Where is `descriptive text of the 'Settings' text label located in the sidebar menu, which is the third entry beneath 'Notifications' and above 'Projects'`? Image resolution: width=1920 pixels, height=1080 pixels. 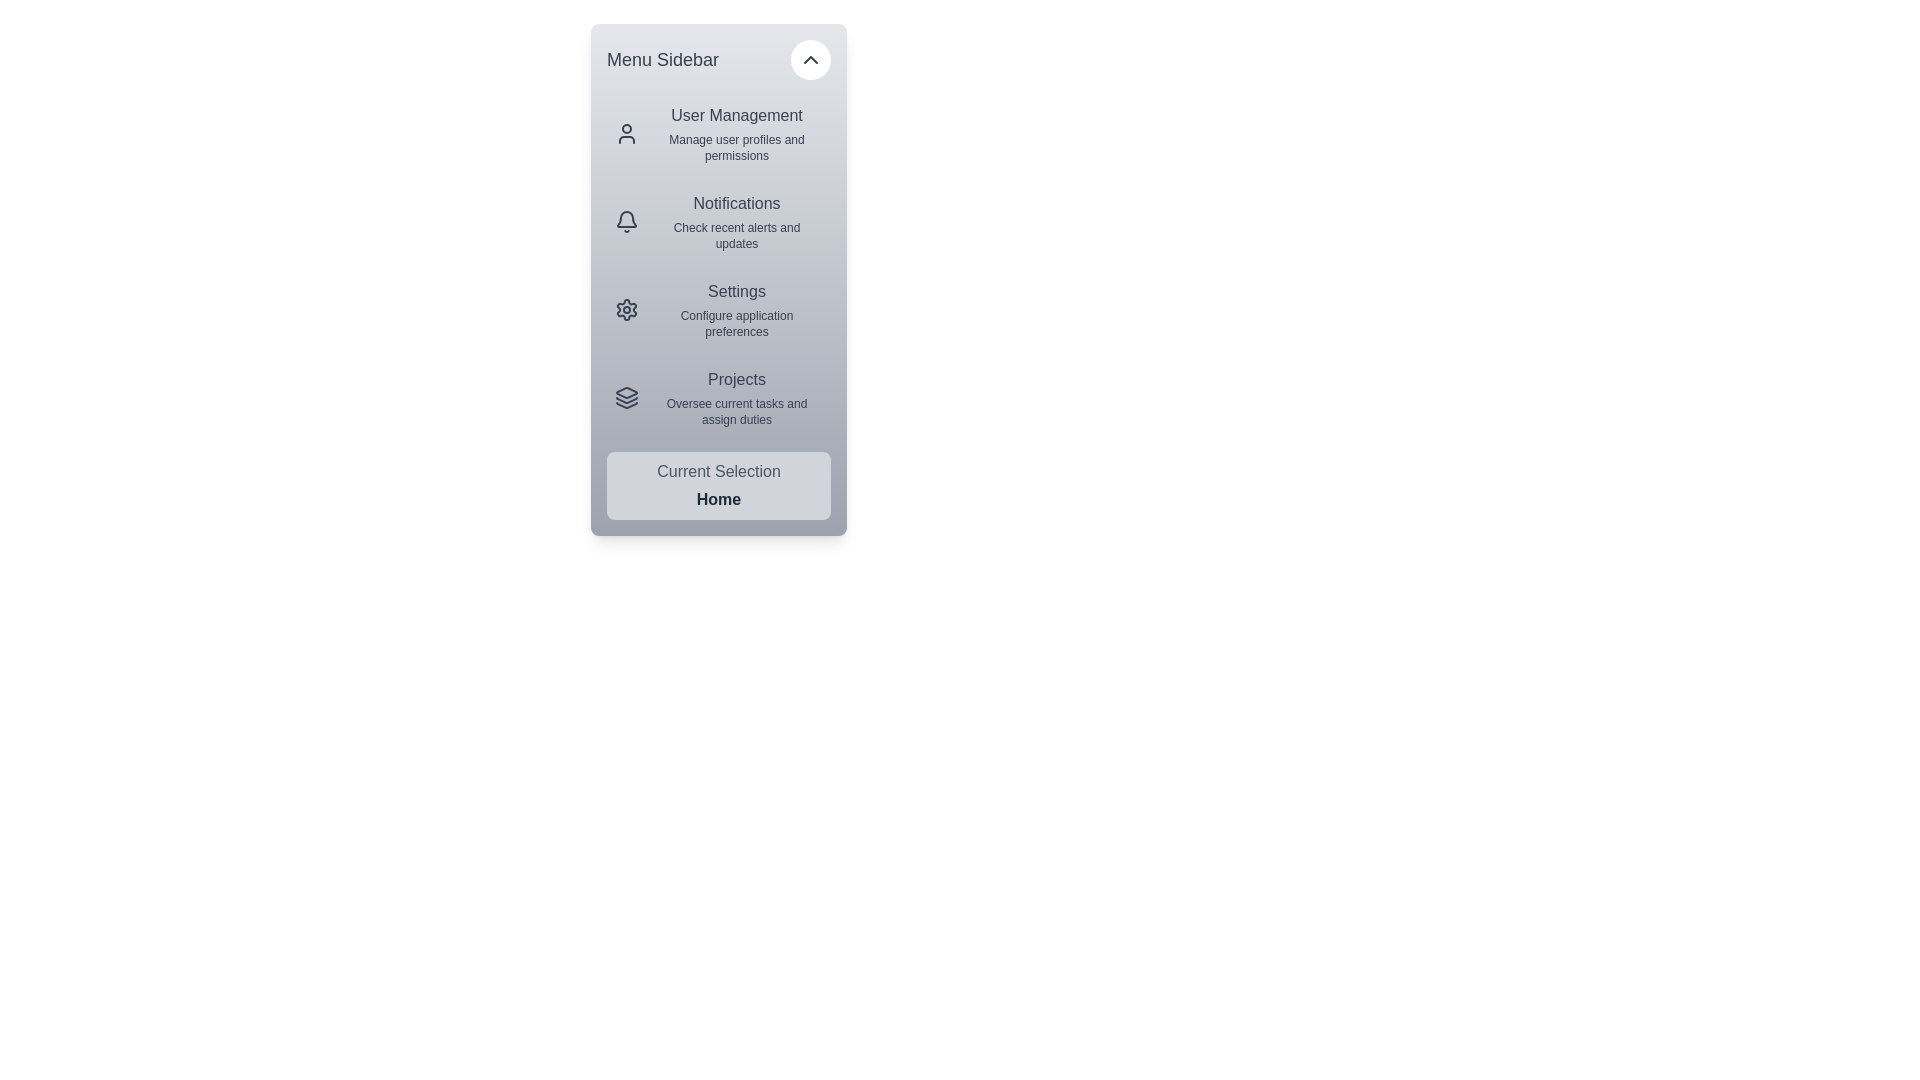 descriptive text of the 'Settings' text label located in the sidebar menu, which is the third entry beneath 'Notifications' and above 'Projects' is located at coordinates (736, 309).